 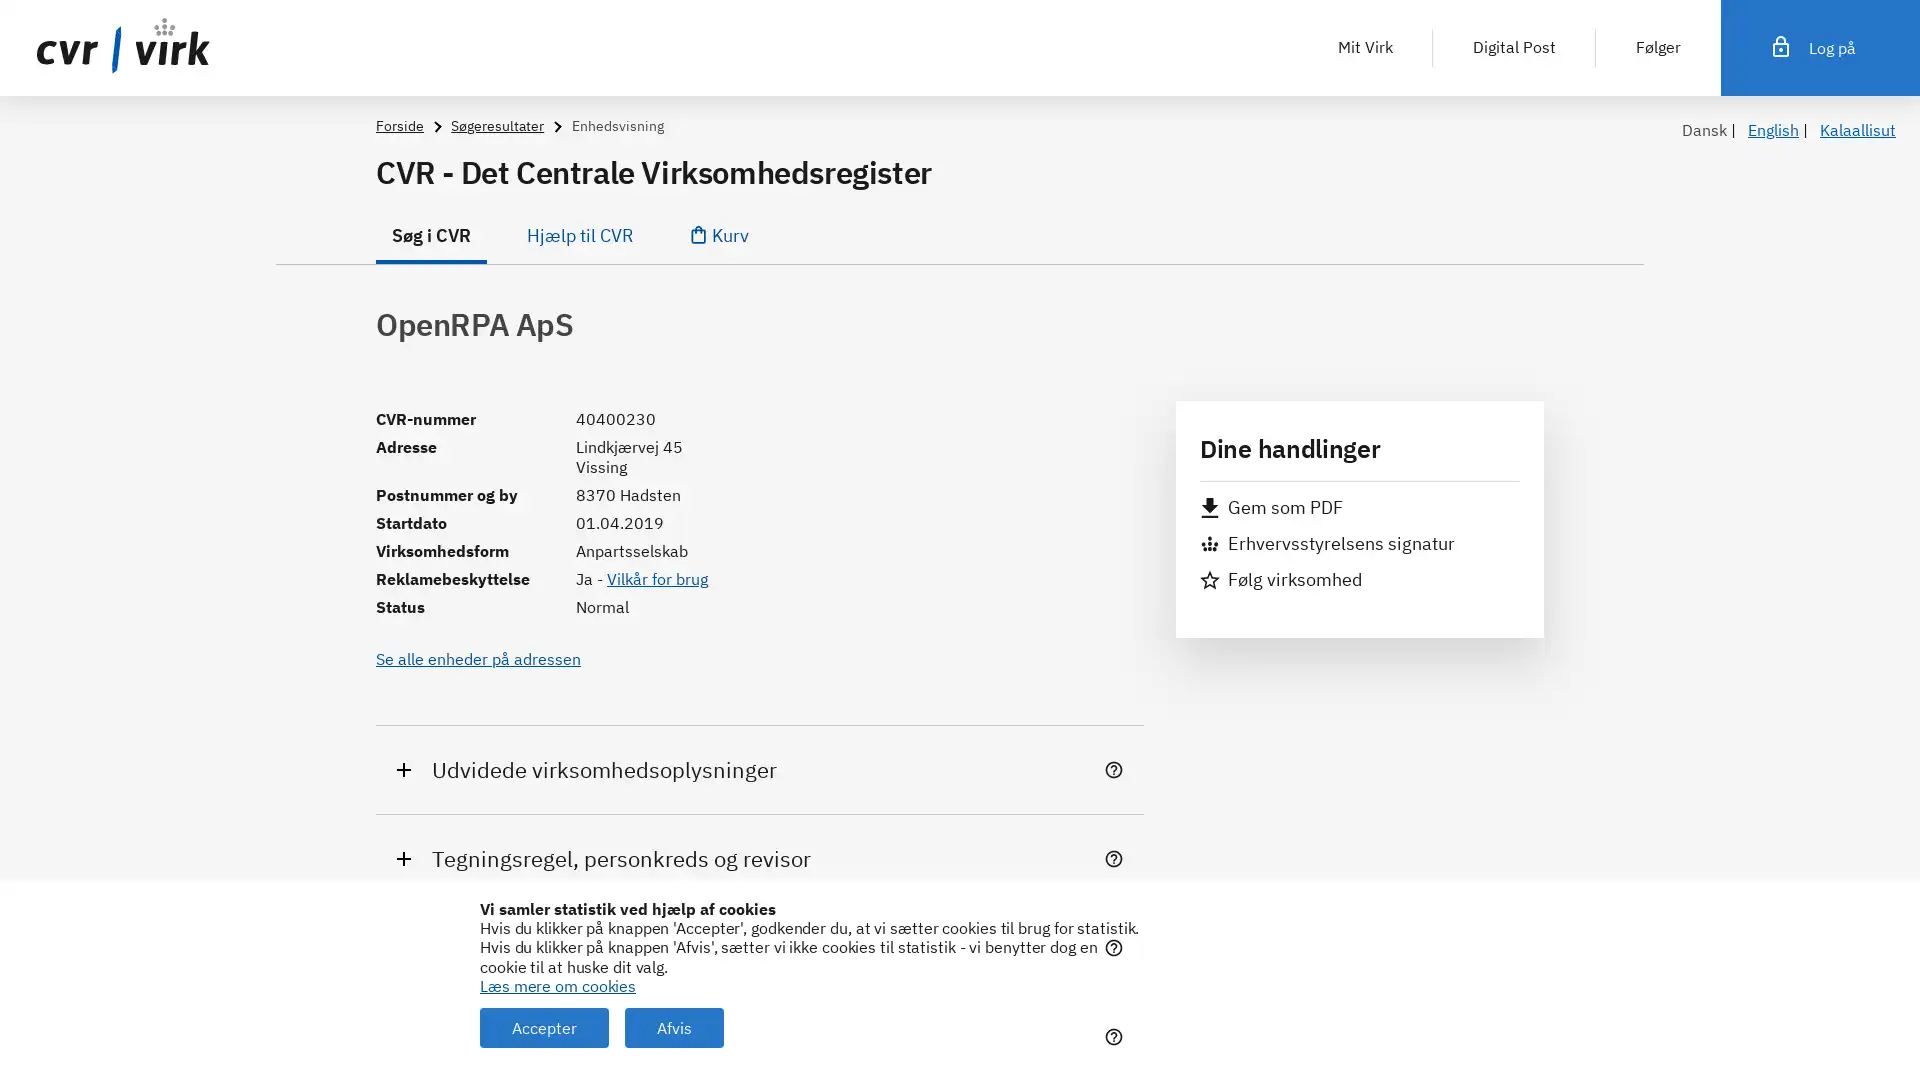 What do you see at coordinates (1773, 130) in the screenshot?
I see `English` at bounding box center [1773, 130].